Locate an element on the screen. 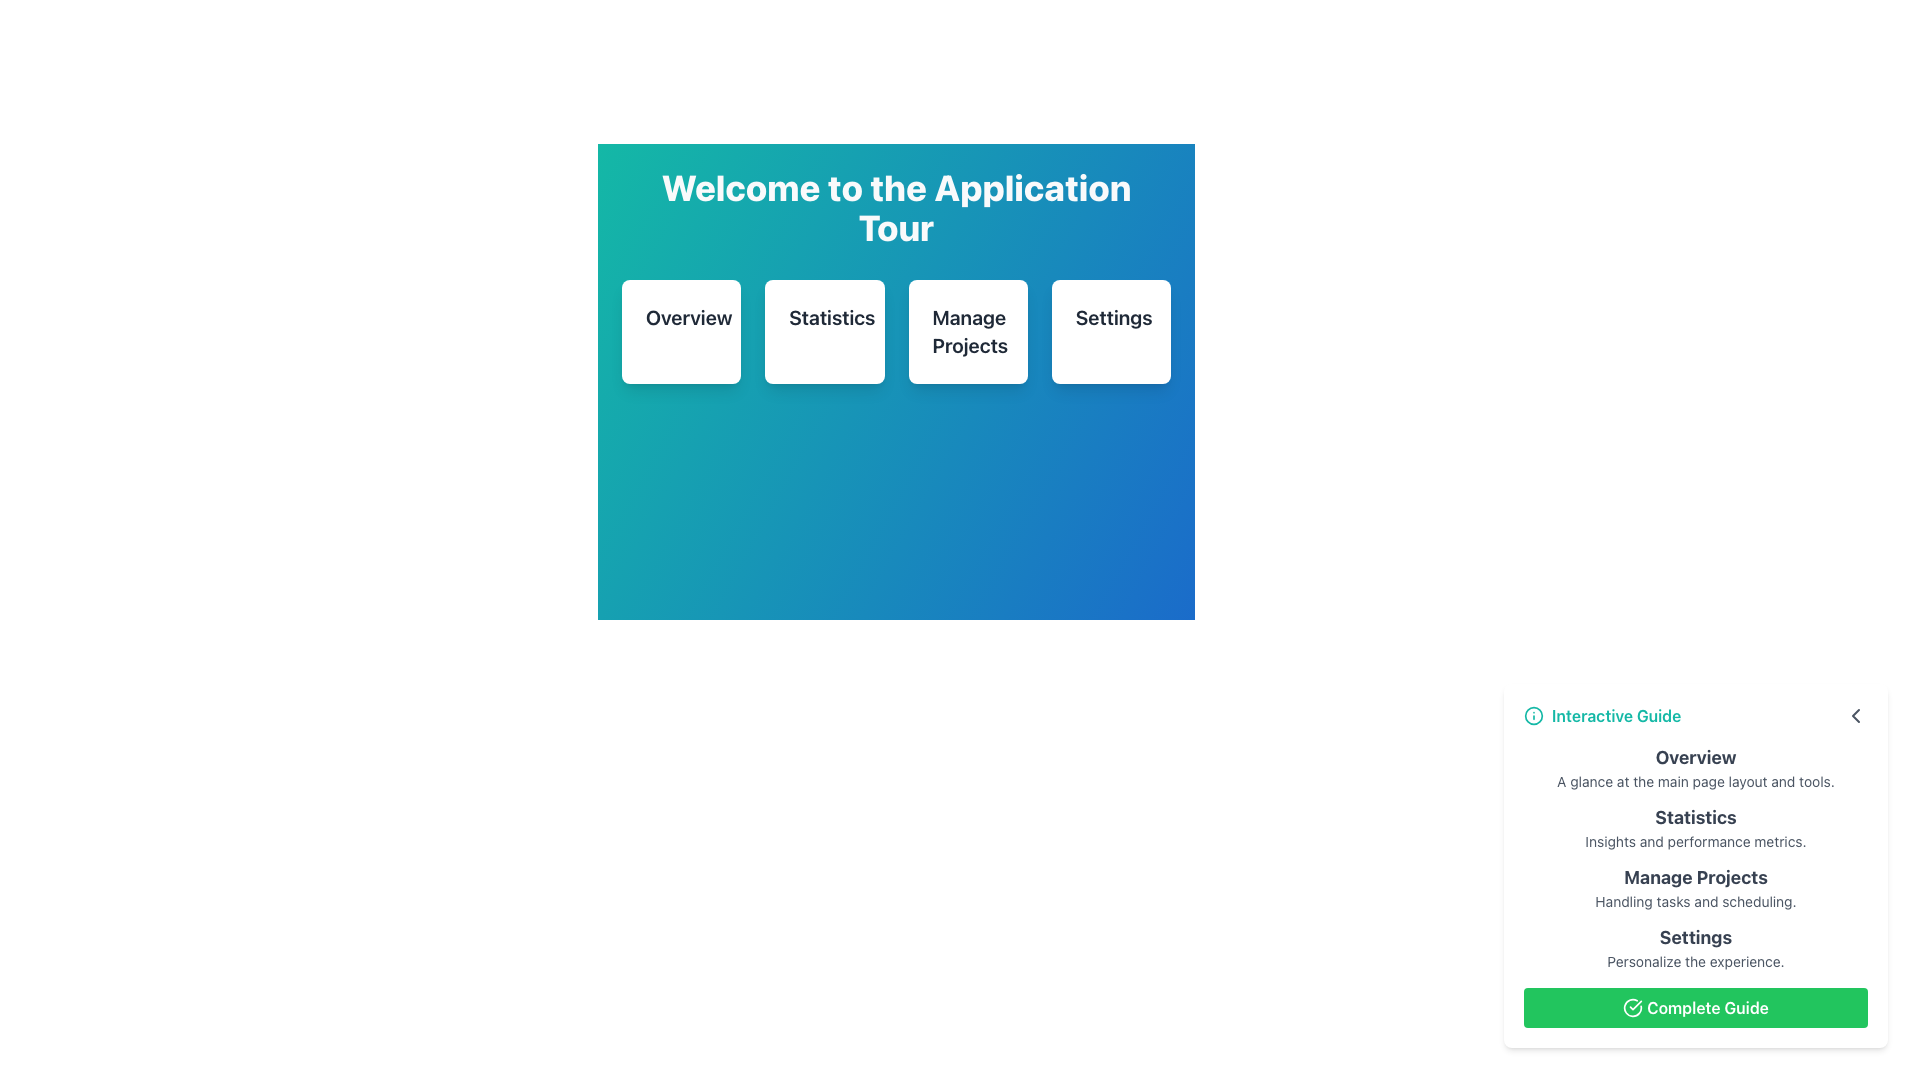 This screenshot has width=1920, height=1080. the 'Settings' text header located in the fourth position of the vertical list in the right-hand panel is located at coordinates (1694, 937).